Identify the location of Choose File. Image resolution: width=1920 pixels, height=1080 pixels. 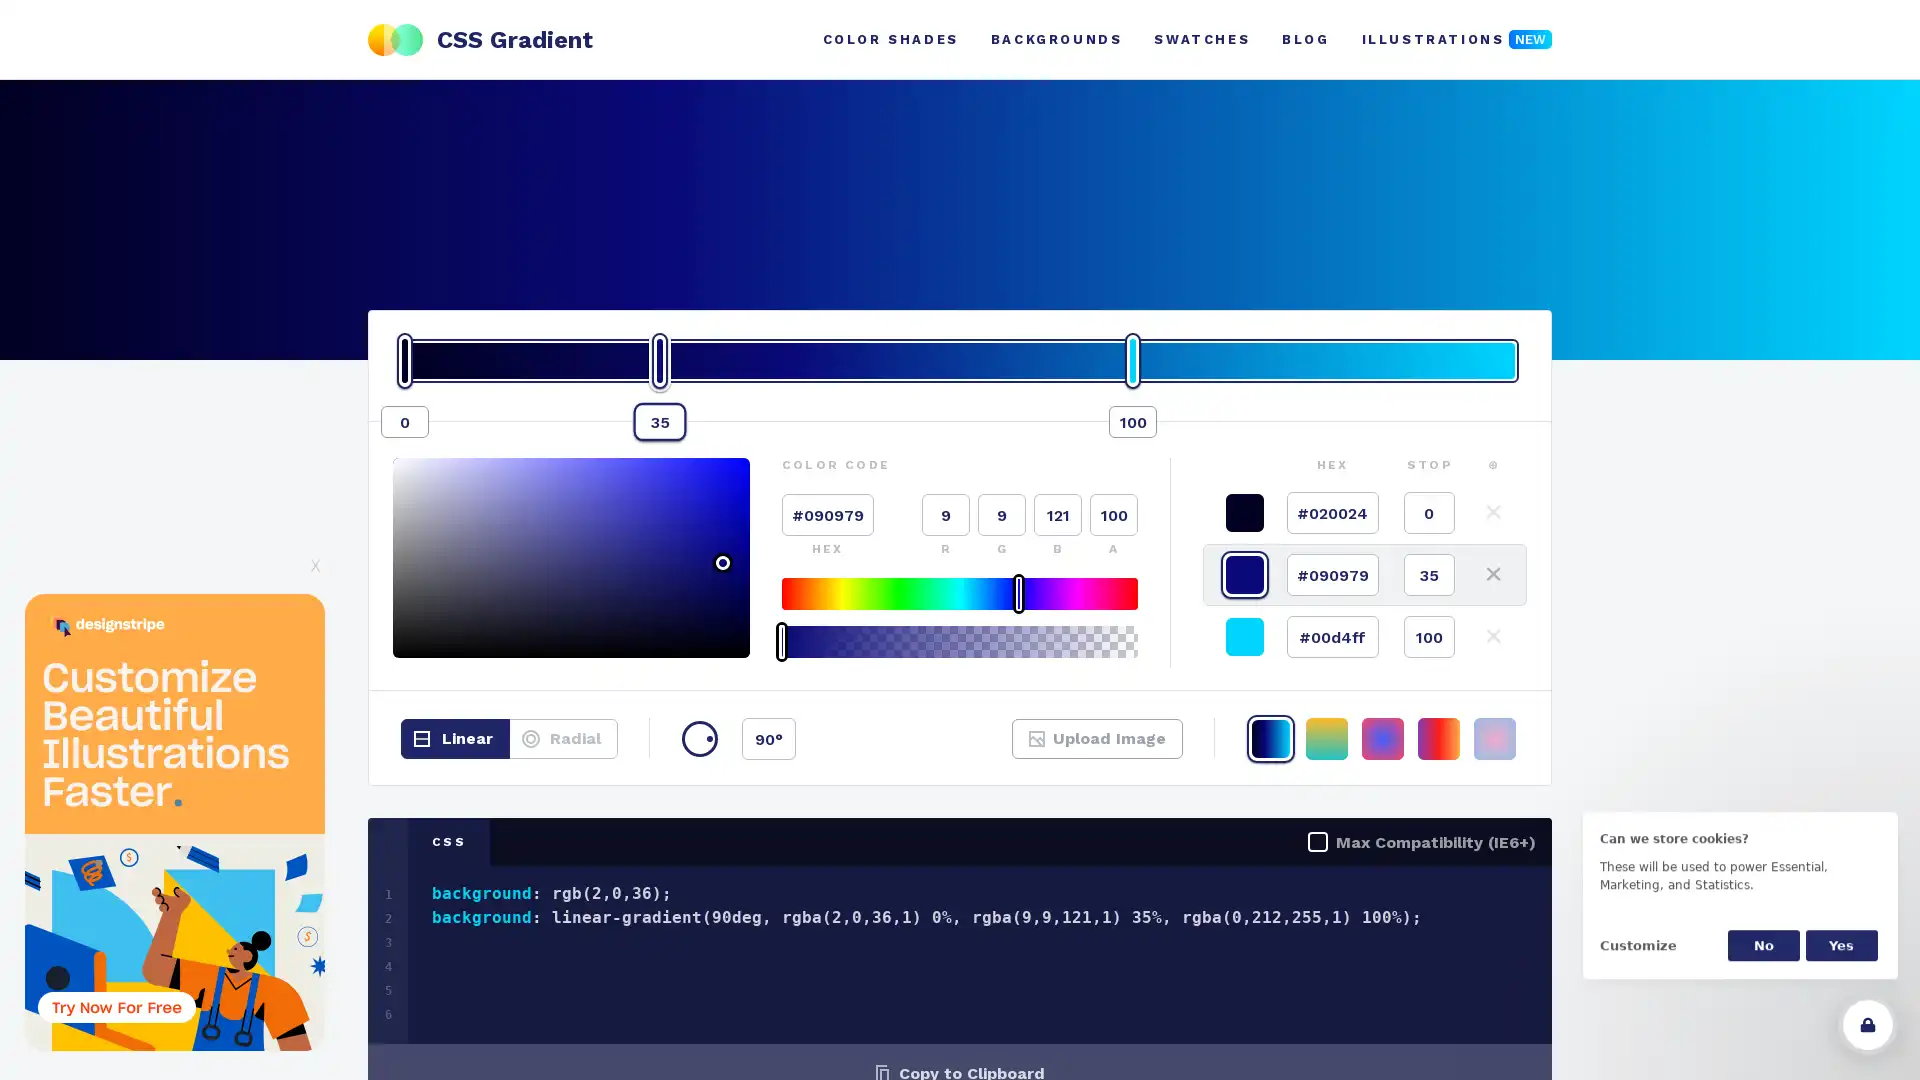
(1064, 750).